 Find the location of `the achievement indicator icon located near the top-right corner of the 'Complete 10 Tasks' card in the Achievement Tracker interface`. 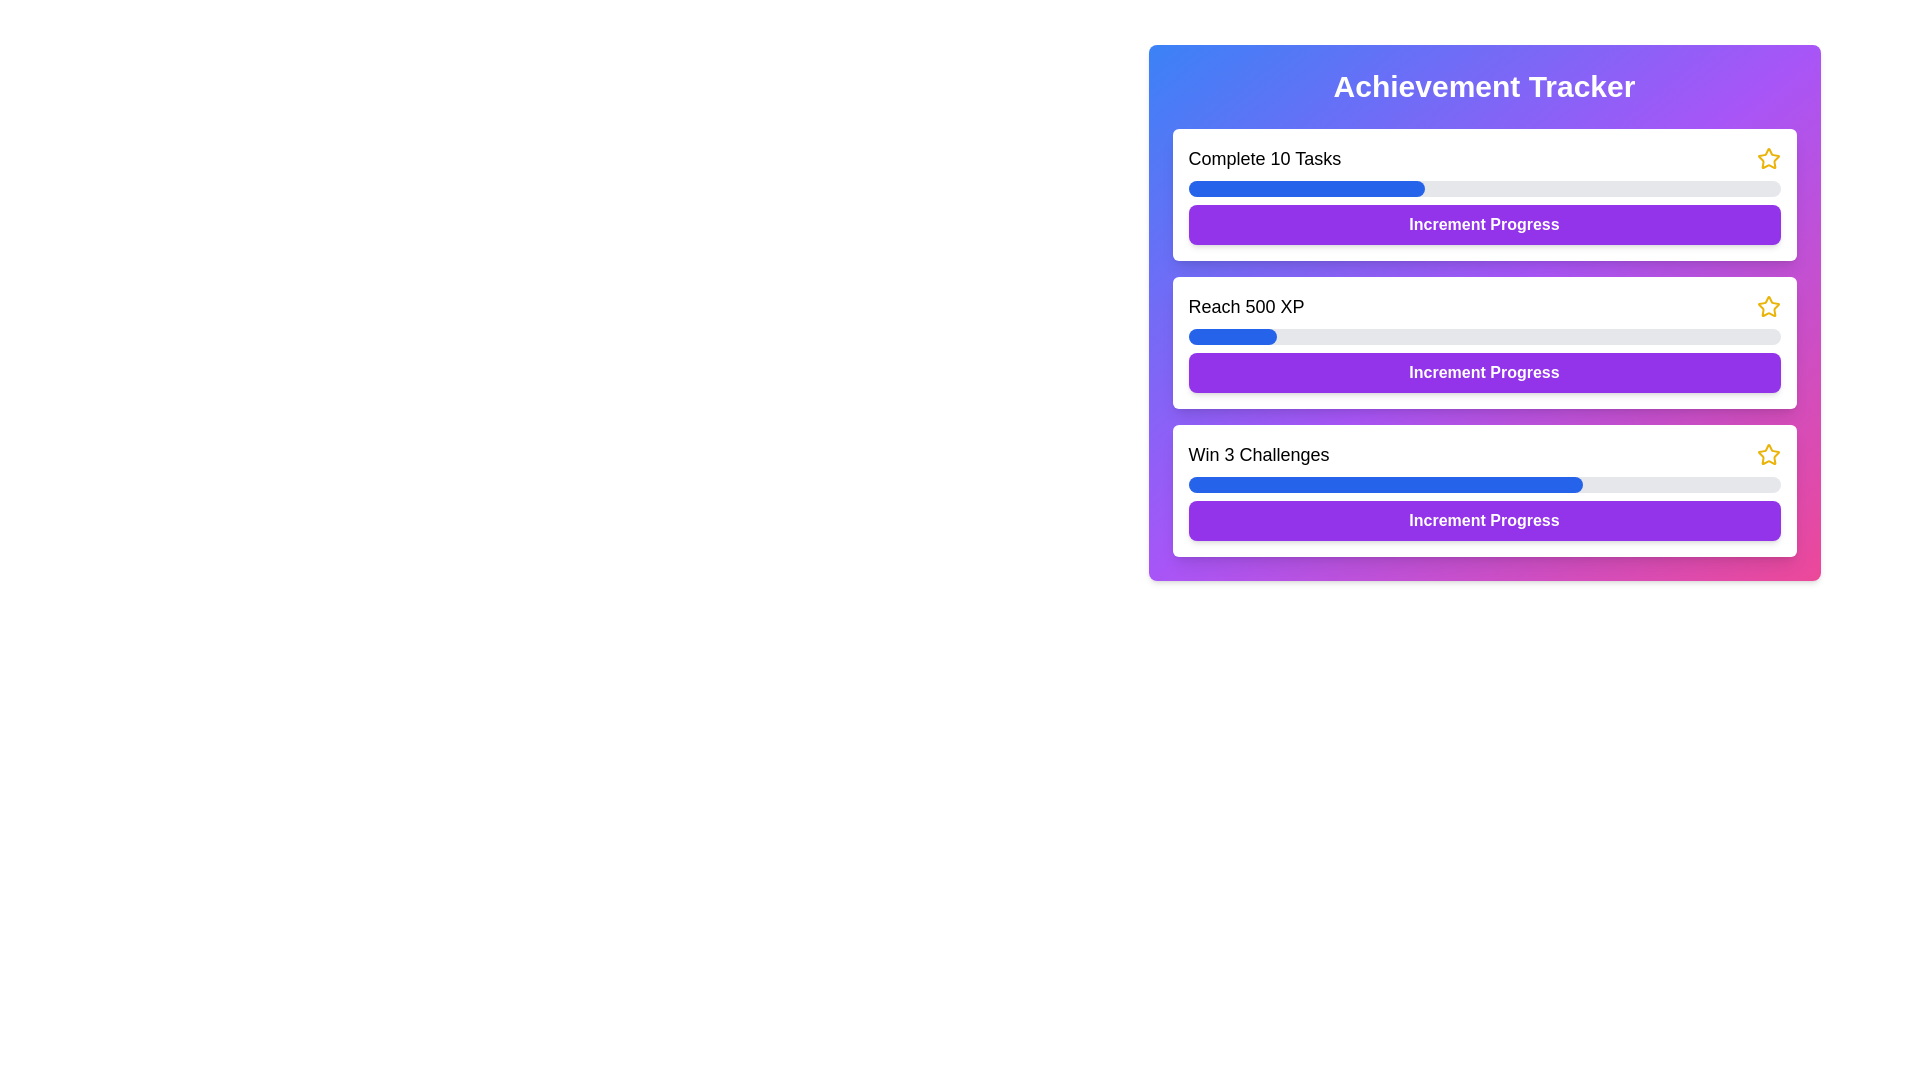

the achievement indicator icon located near the top-right corner of the 'Complete 10 Tasks' card in the Achievement Tracker interface is located at coordinates (1768, 454).